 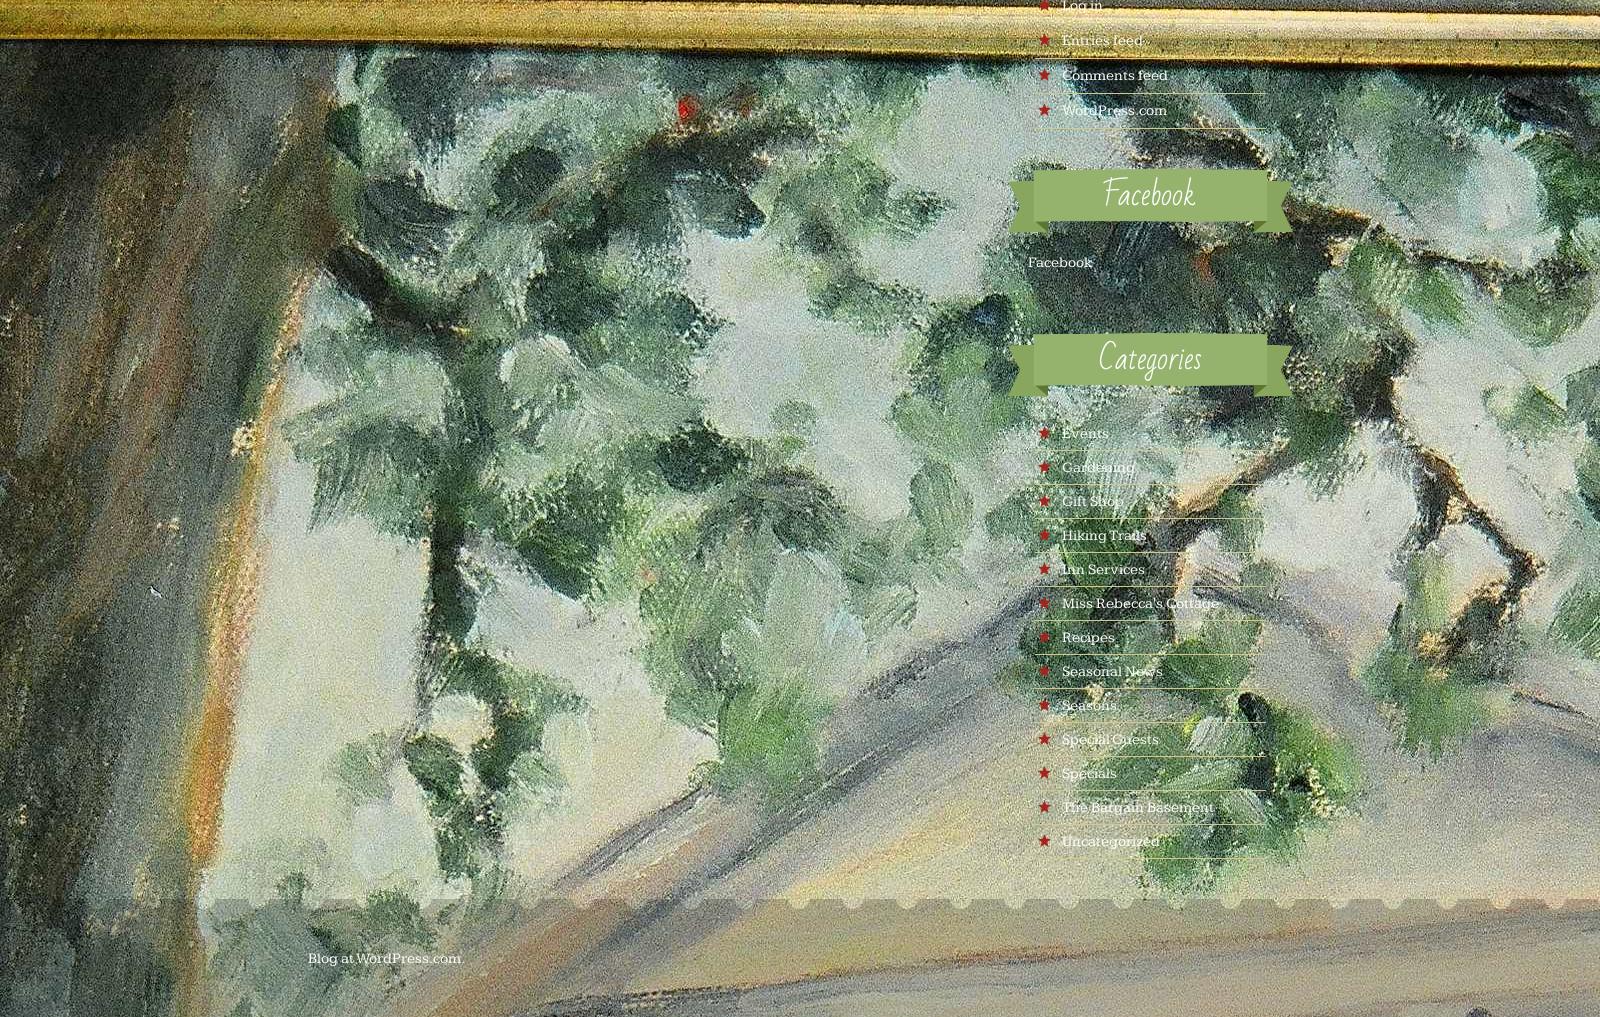 What do you see at coordinates (1060, 671) in the screenshot?
I see `'Seasonal News'` at bounding box center [1060, 671].